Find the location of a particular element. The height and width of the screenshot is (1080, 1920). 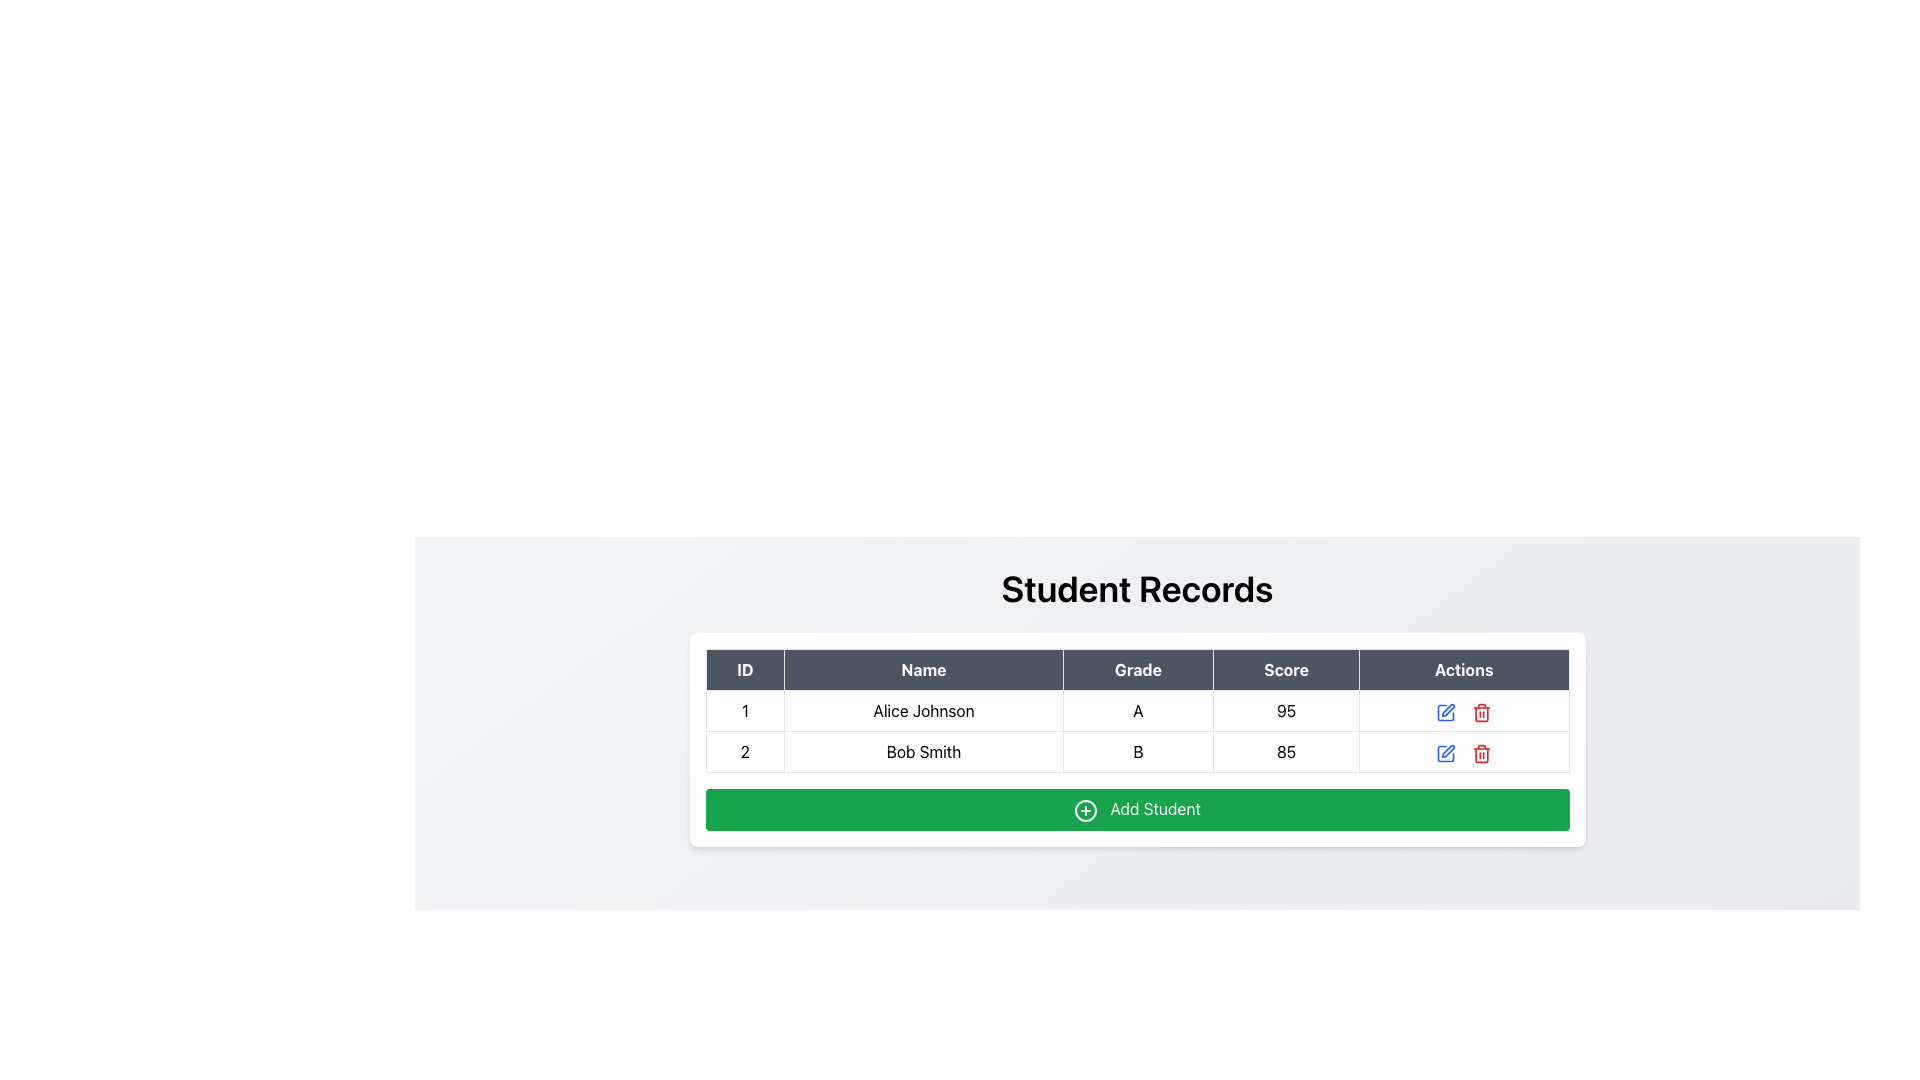

the 'Edit' icon in the 'Actions' column of the first row of the table to initiate edit is located at coordinates (1446, 709).